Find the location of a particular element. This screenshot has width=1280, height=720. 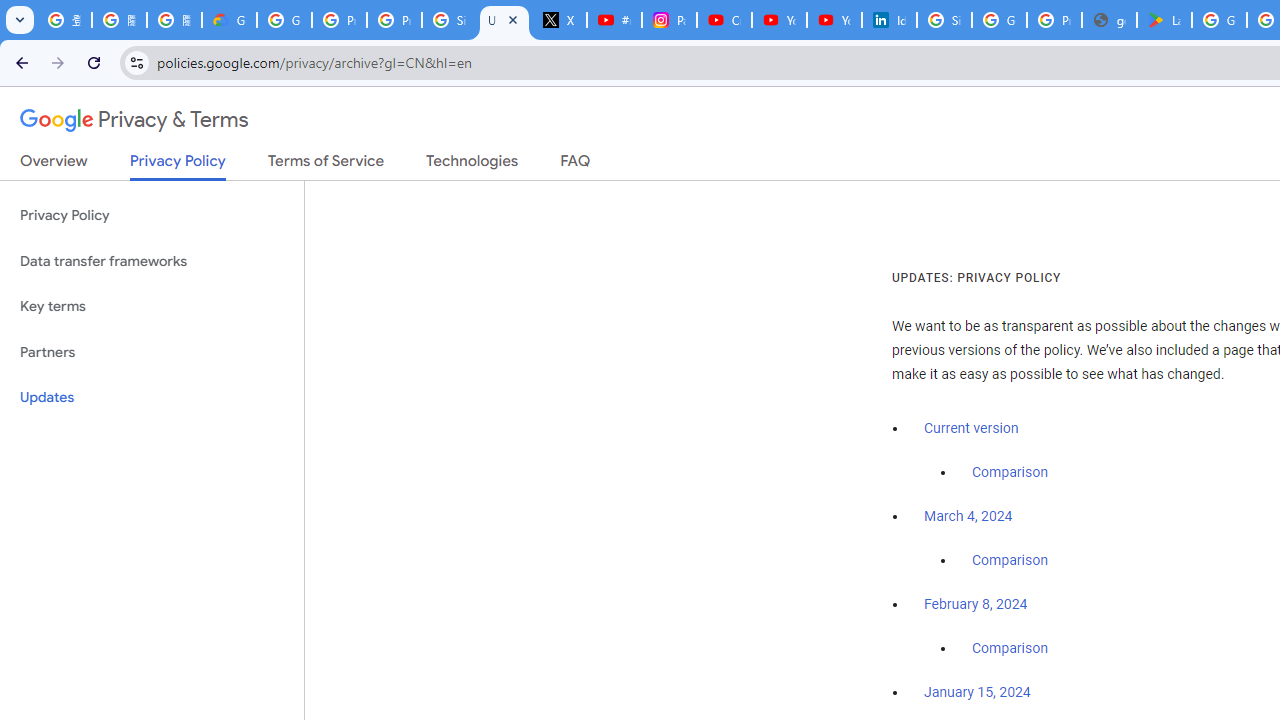

'Technologies' is located at coordinates (471, 164).